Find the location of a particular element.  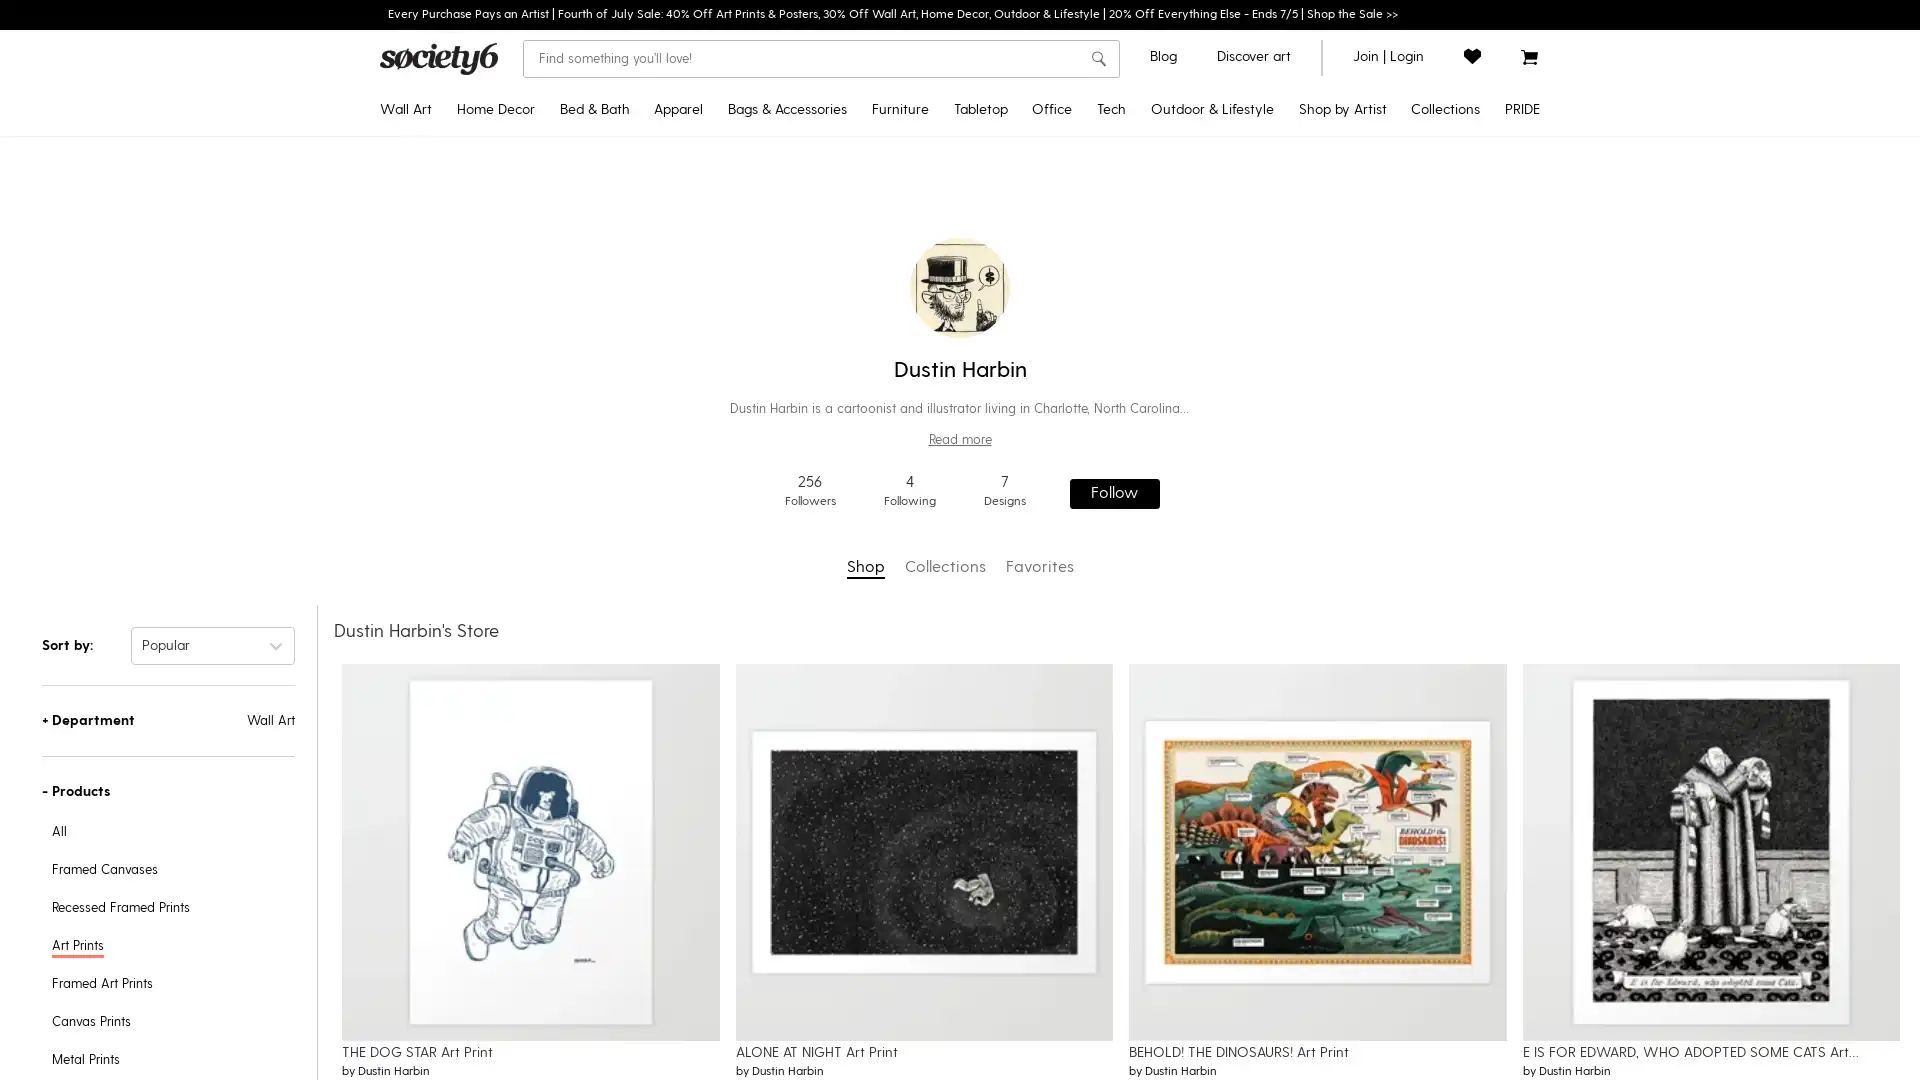

Benches is located at coordinates (934, 192).